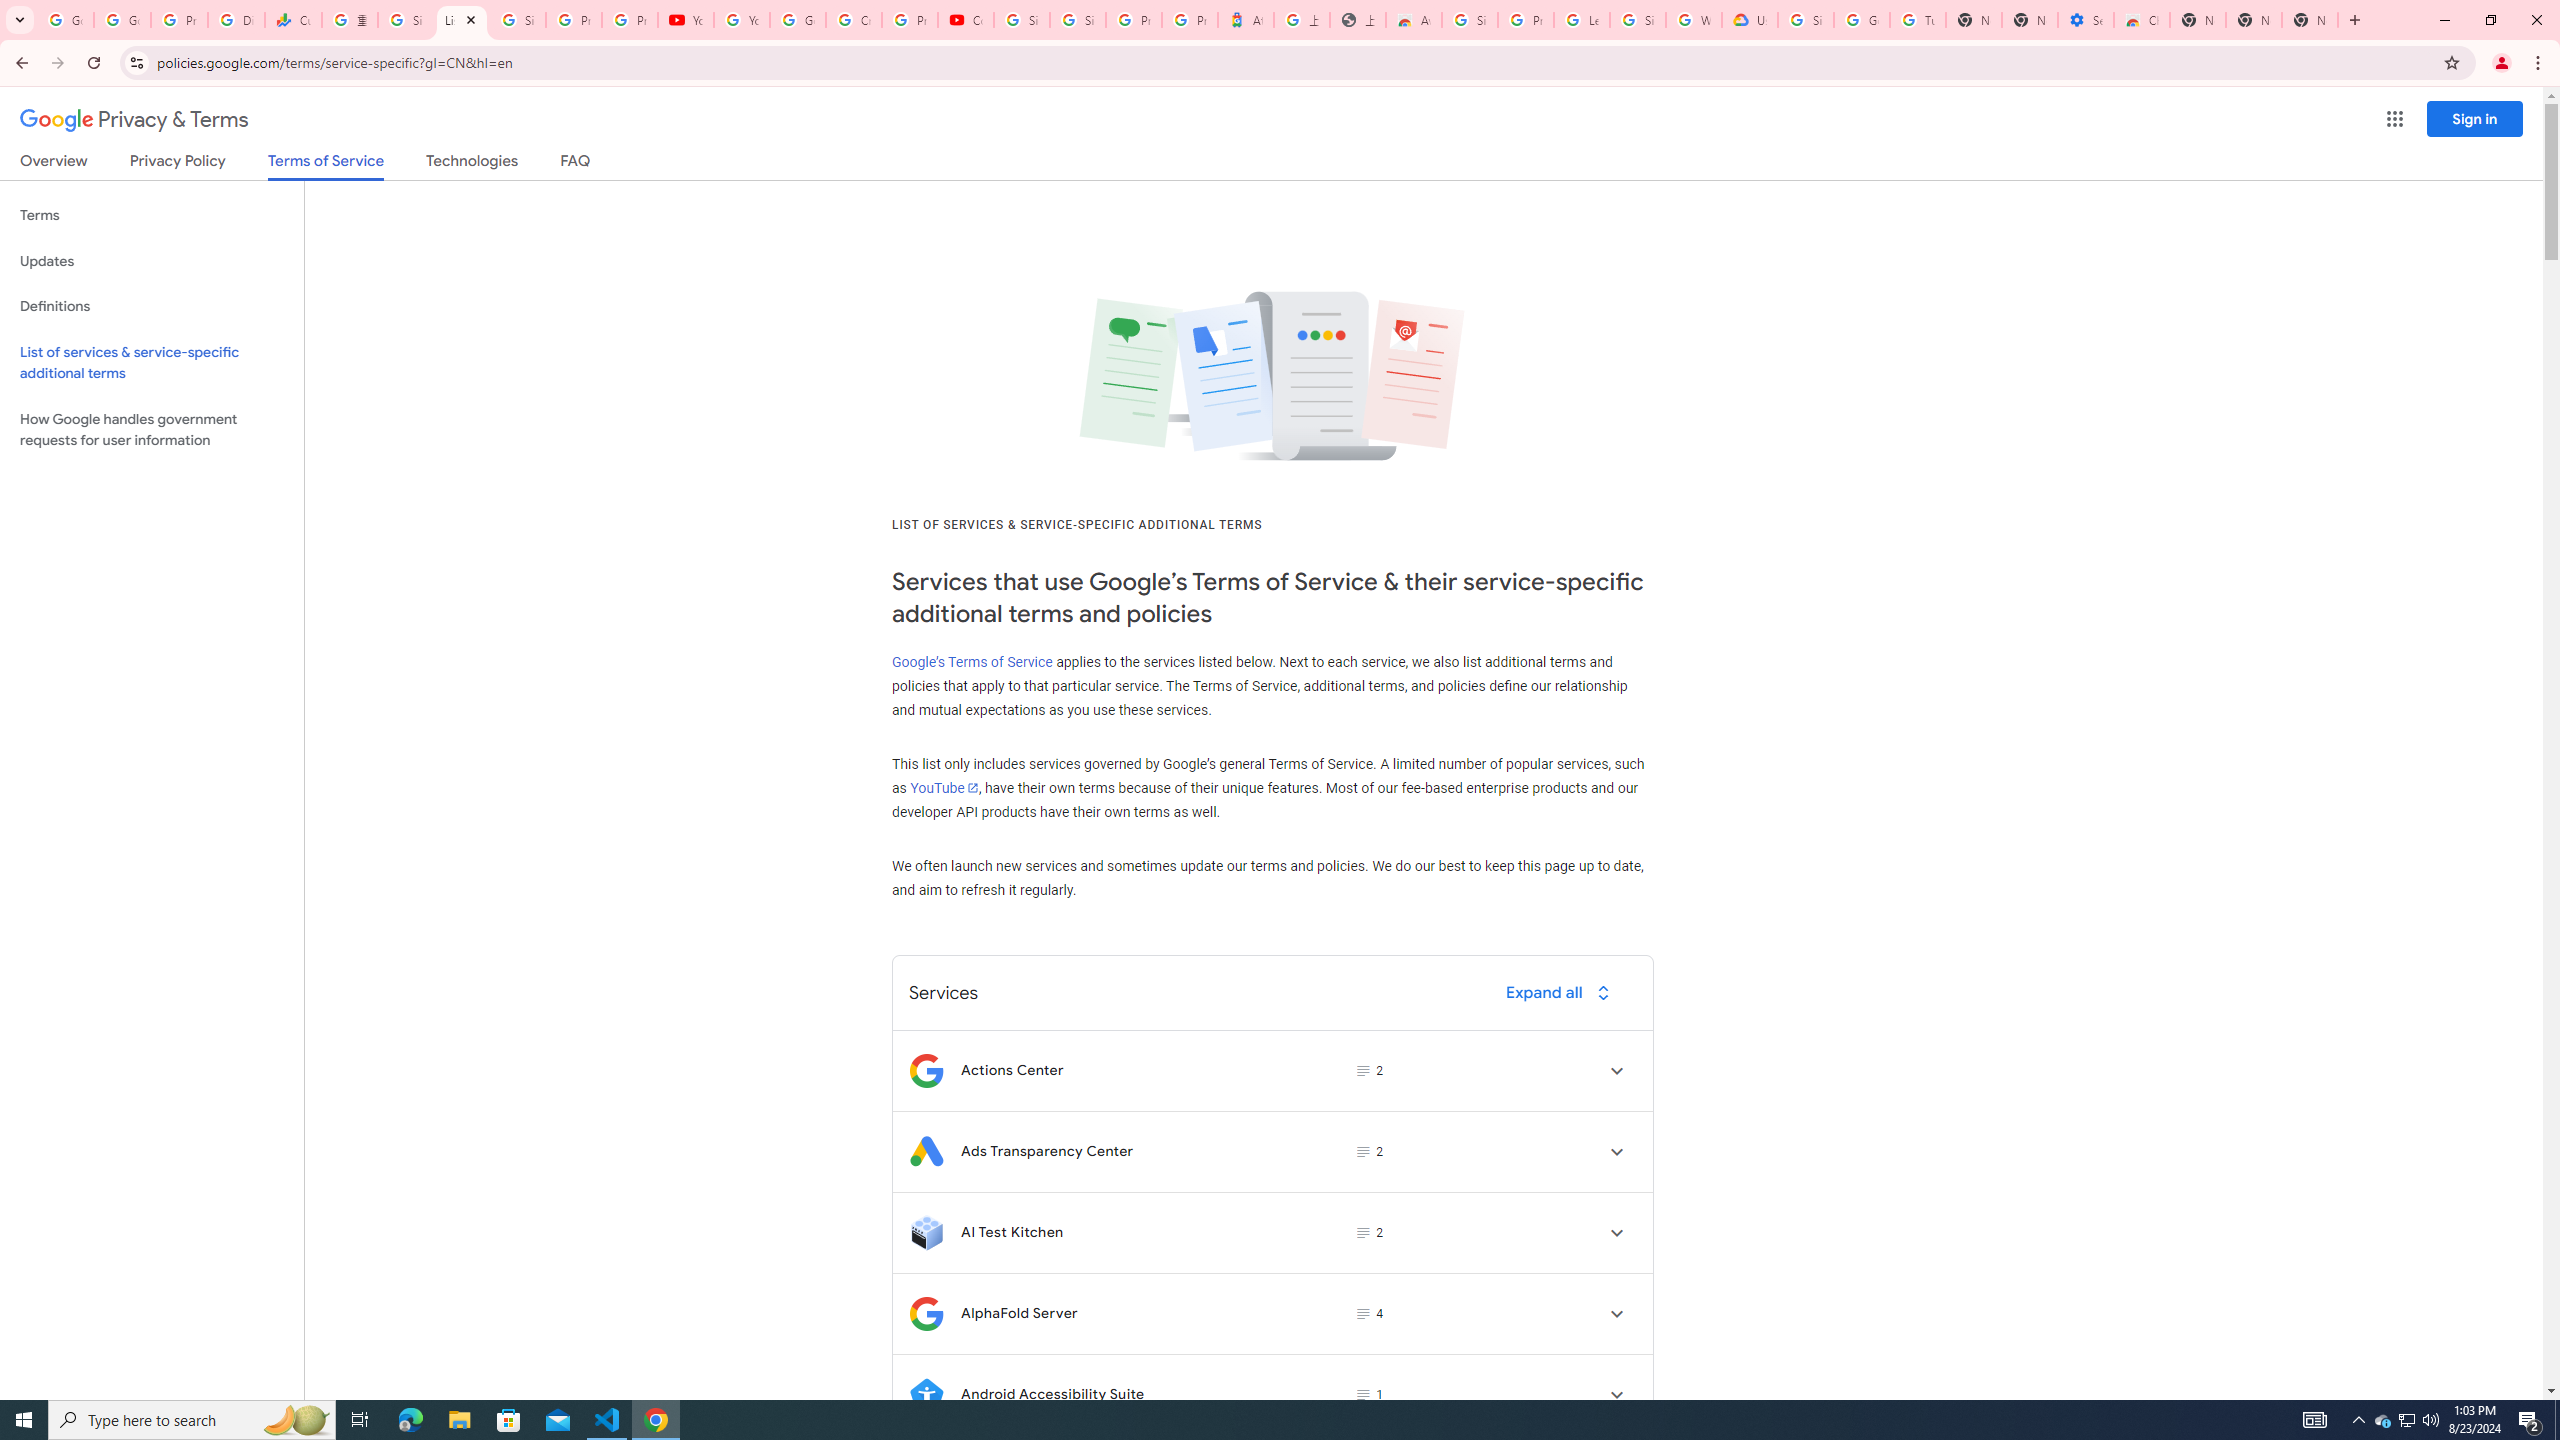  I want to click on 'Currencies - Google Finance', so click(293, 19).